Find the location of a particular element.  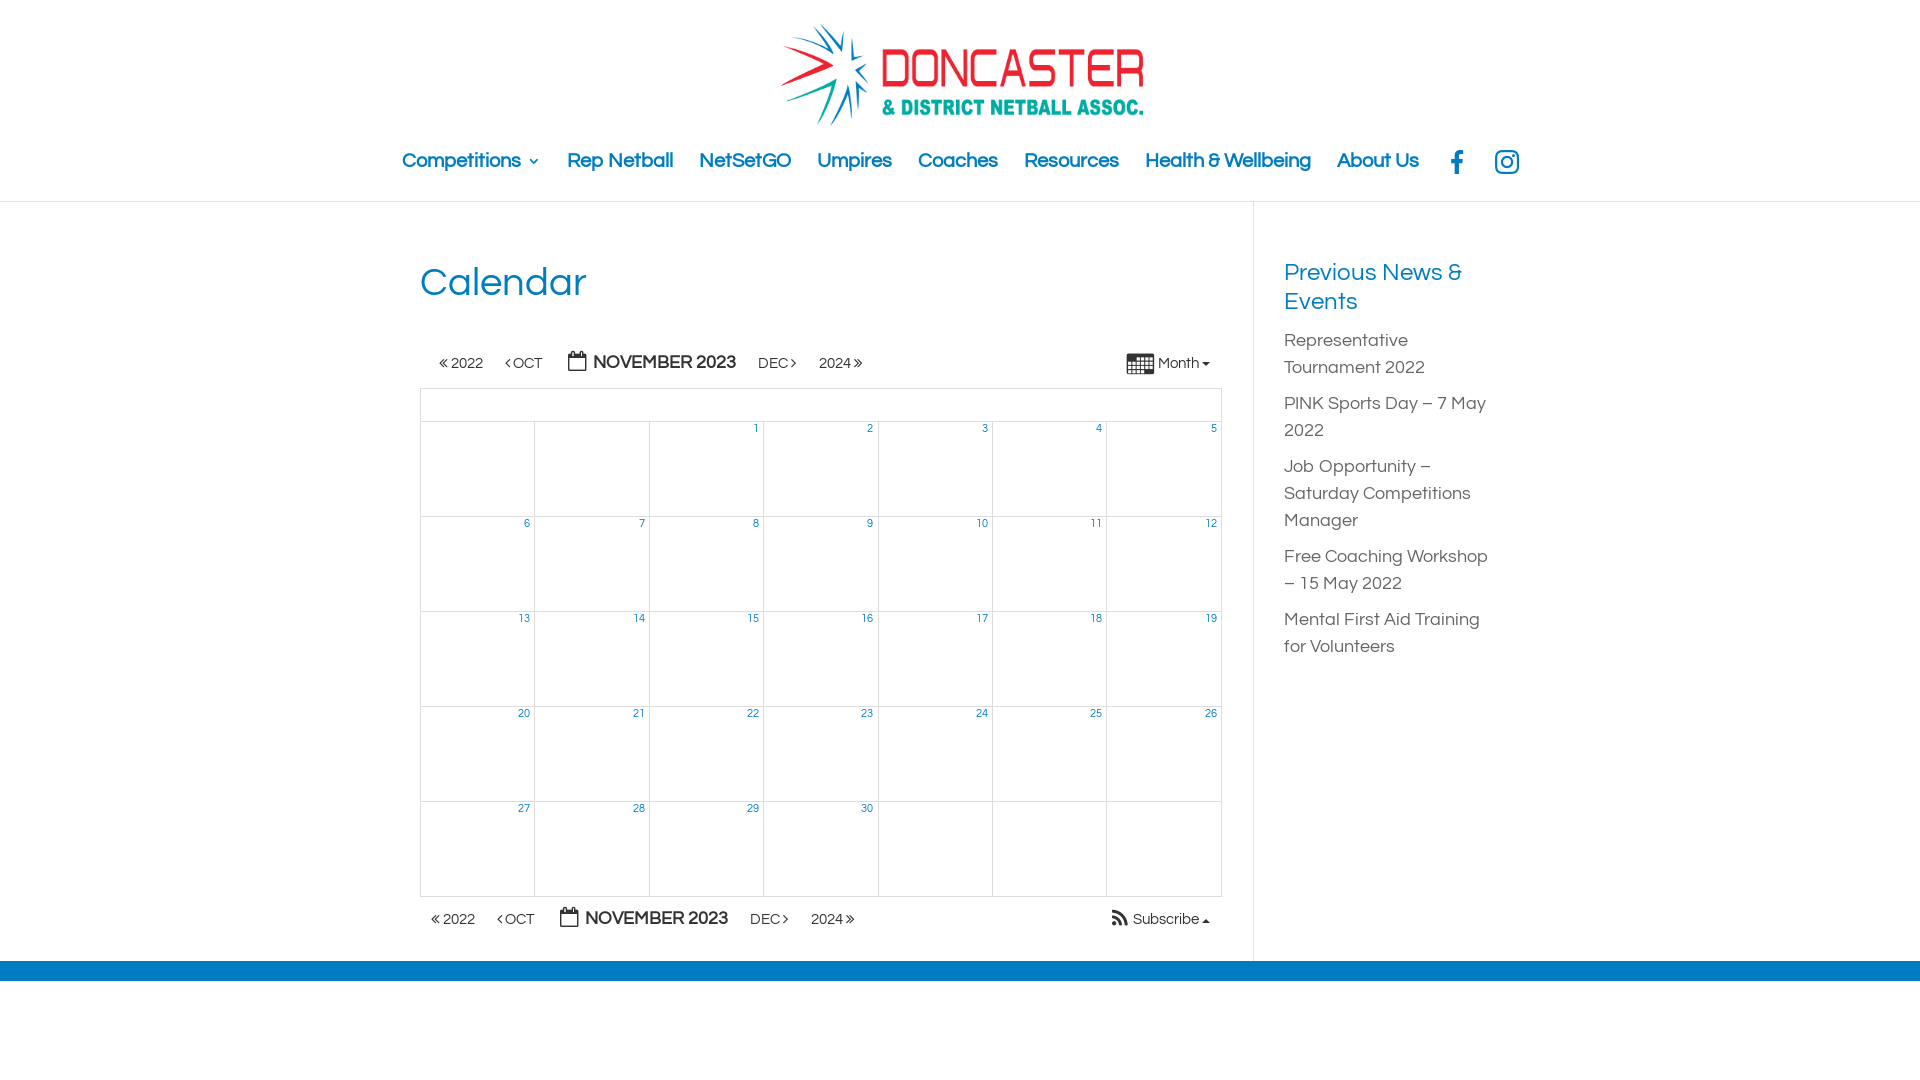

'Rep Netball' is located at coordinates (618, 173).